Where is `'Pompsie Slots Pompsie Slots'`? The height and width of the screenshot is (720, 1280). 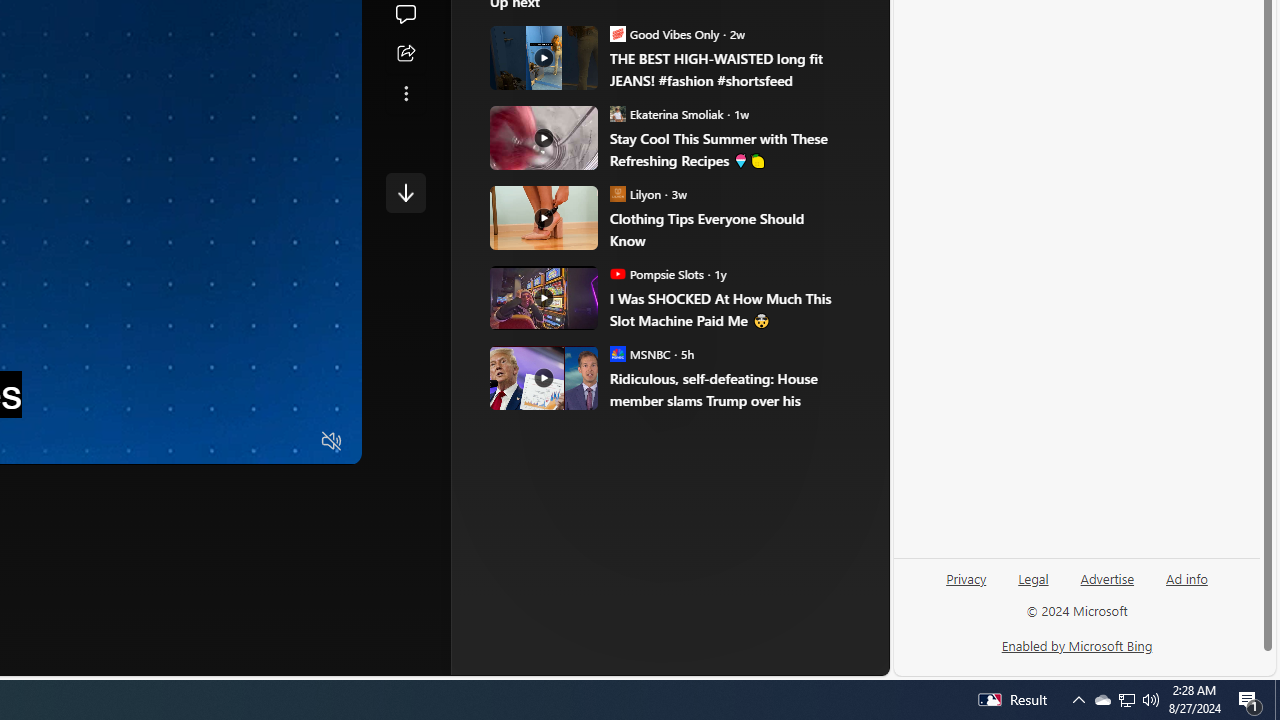
'Pompsie Slots Pompsie Slots' is located at coordinates (657, 273).